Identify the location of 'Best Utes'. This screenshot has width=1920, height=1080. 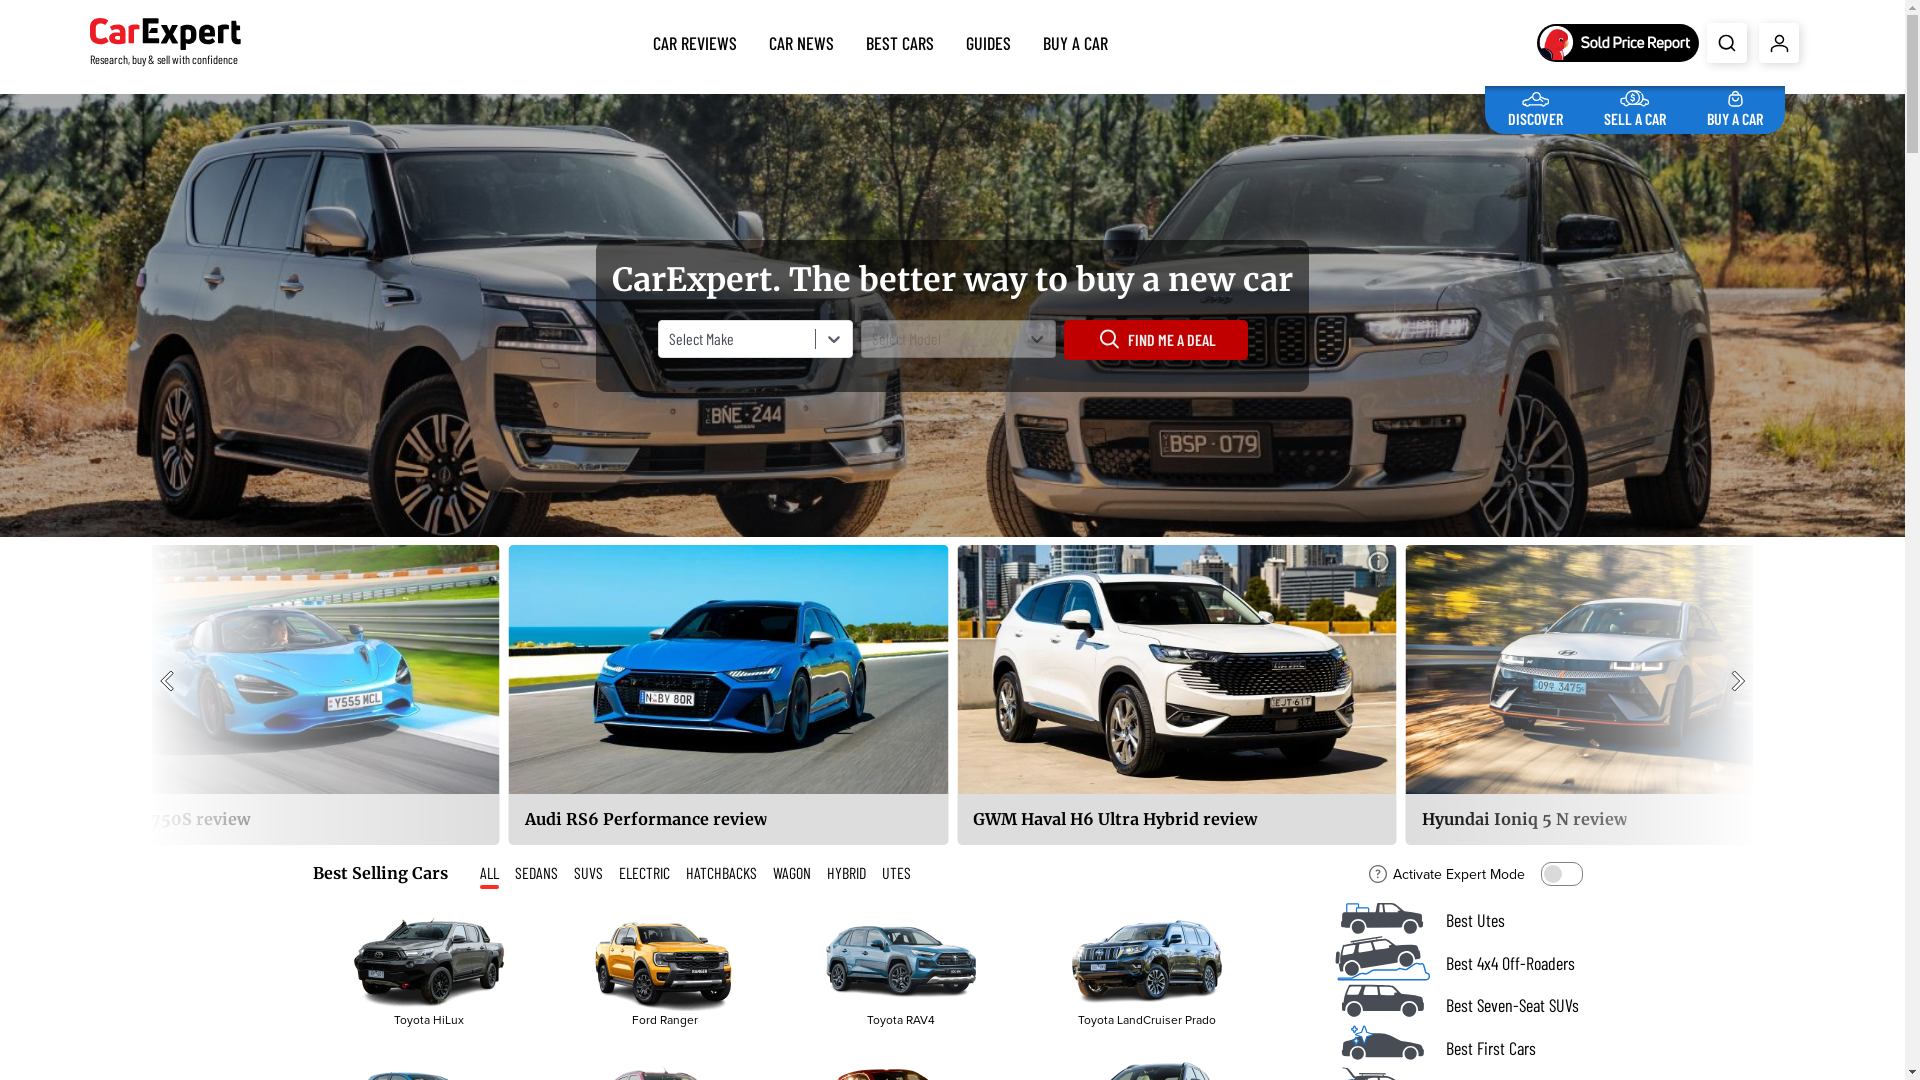
(1462, 920).